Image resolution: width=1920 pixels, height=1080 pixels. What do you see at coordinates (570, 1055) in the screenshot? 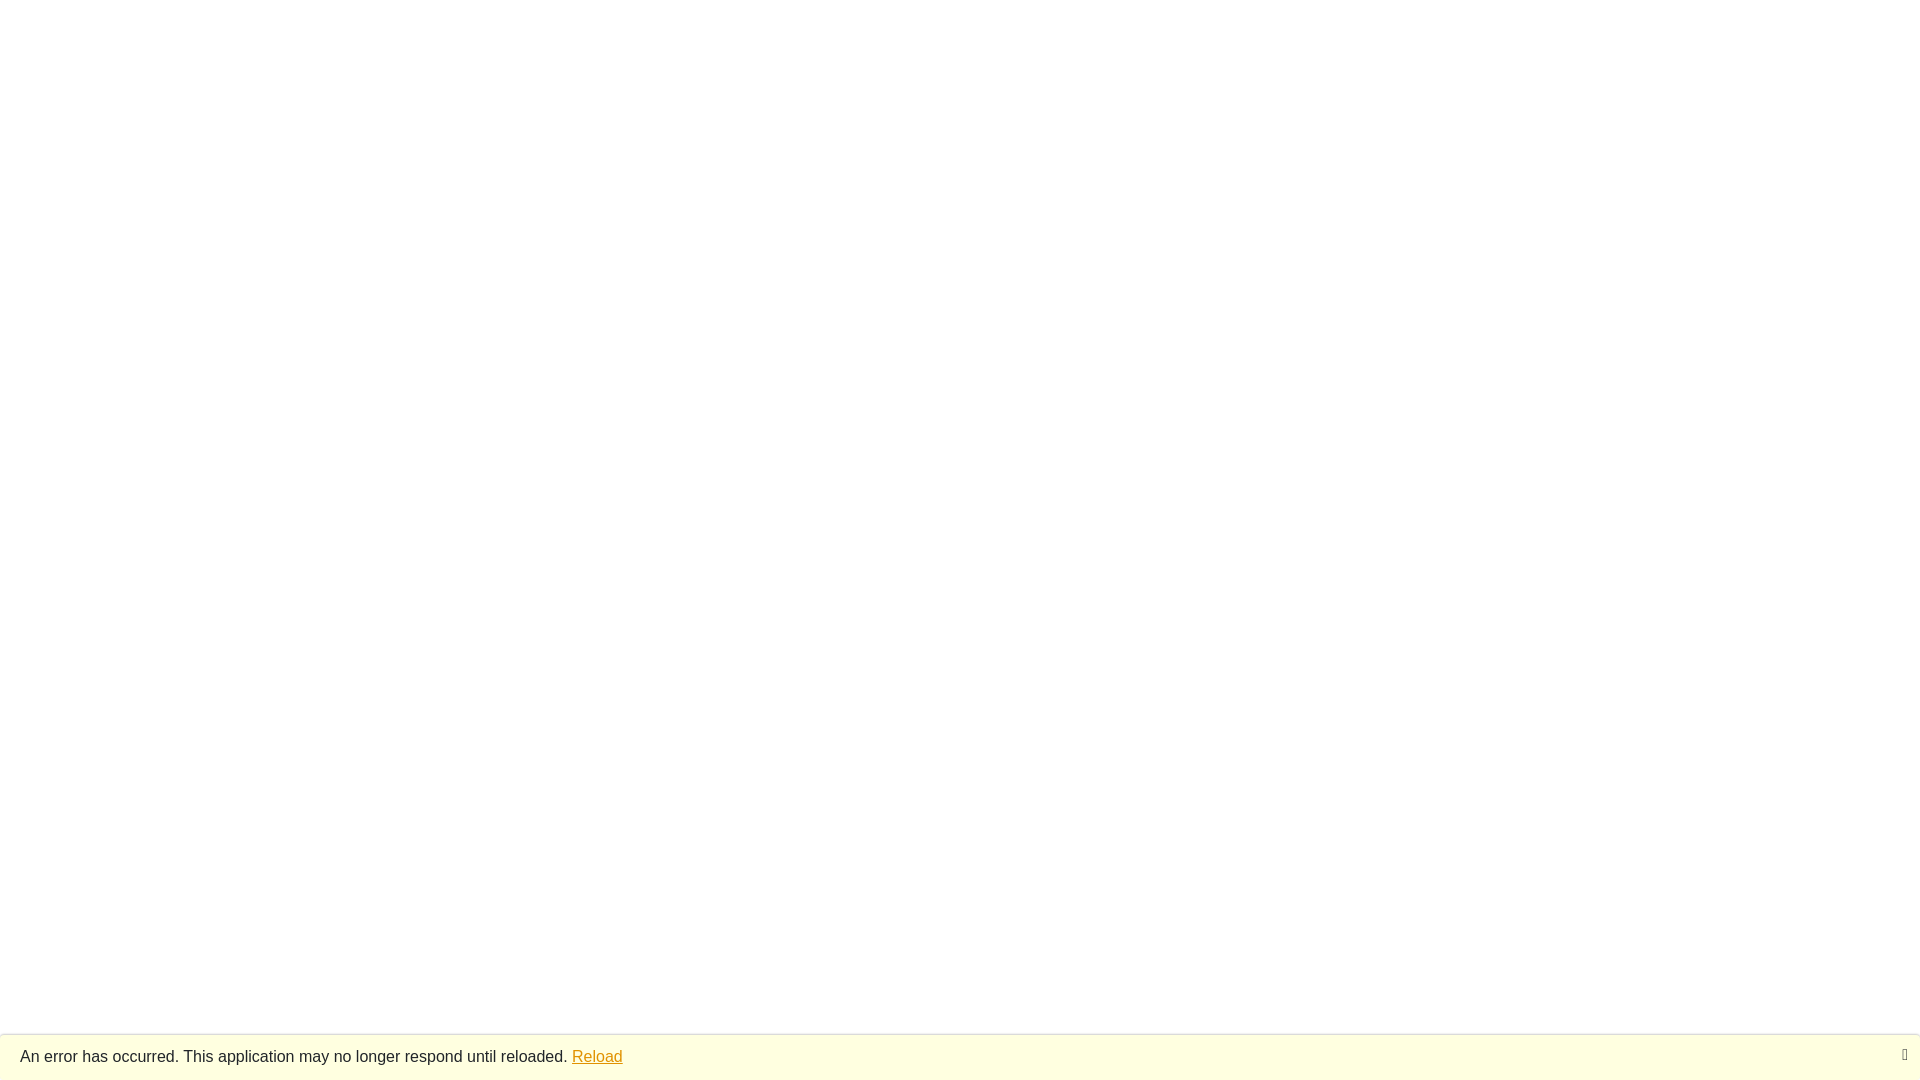
I see `'Reload'` at bounding box center [570, 1055].